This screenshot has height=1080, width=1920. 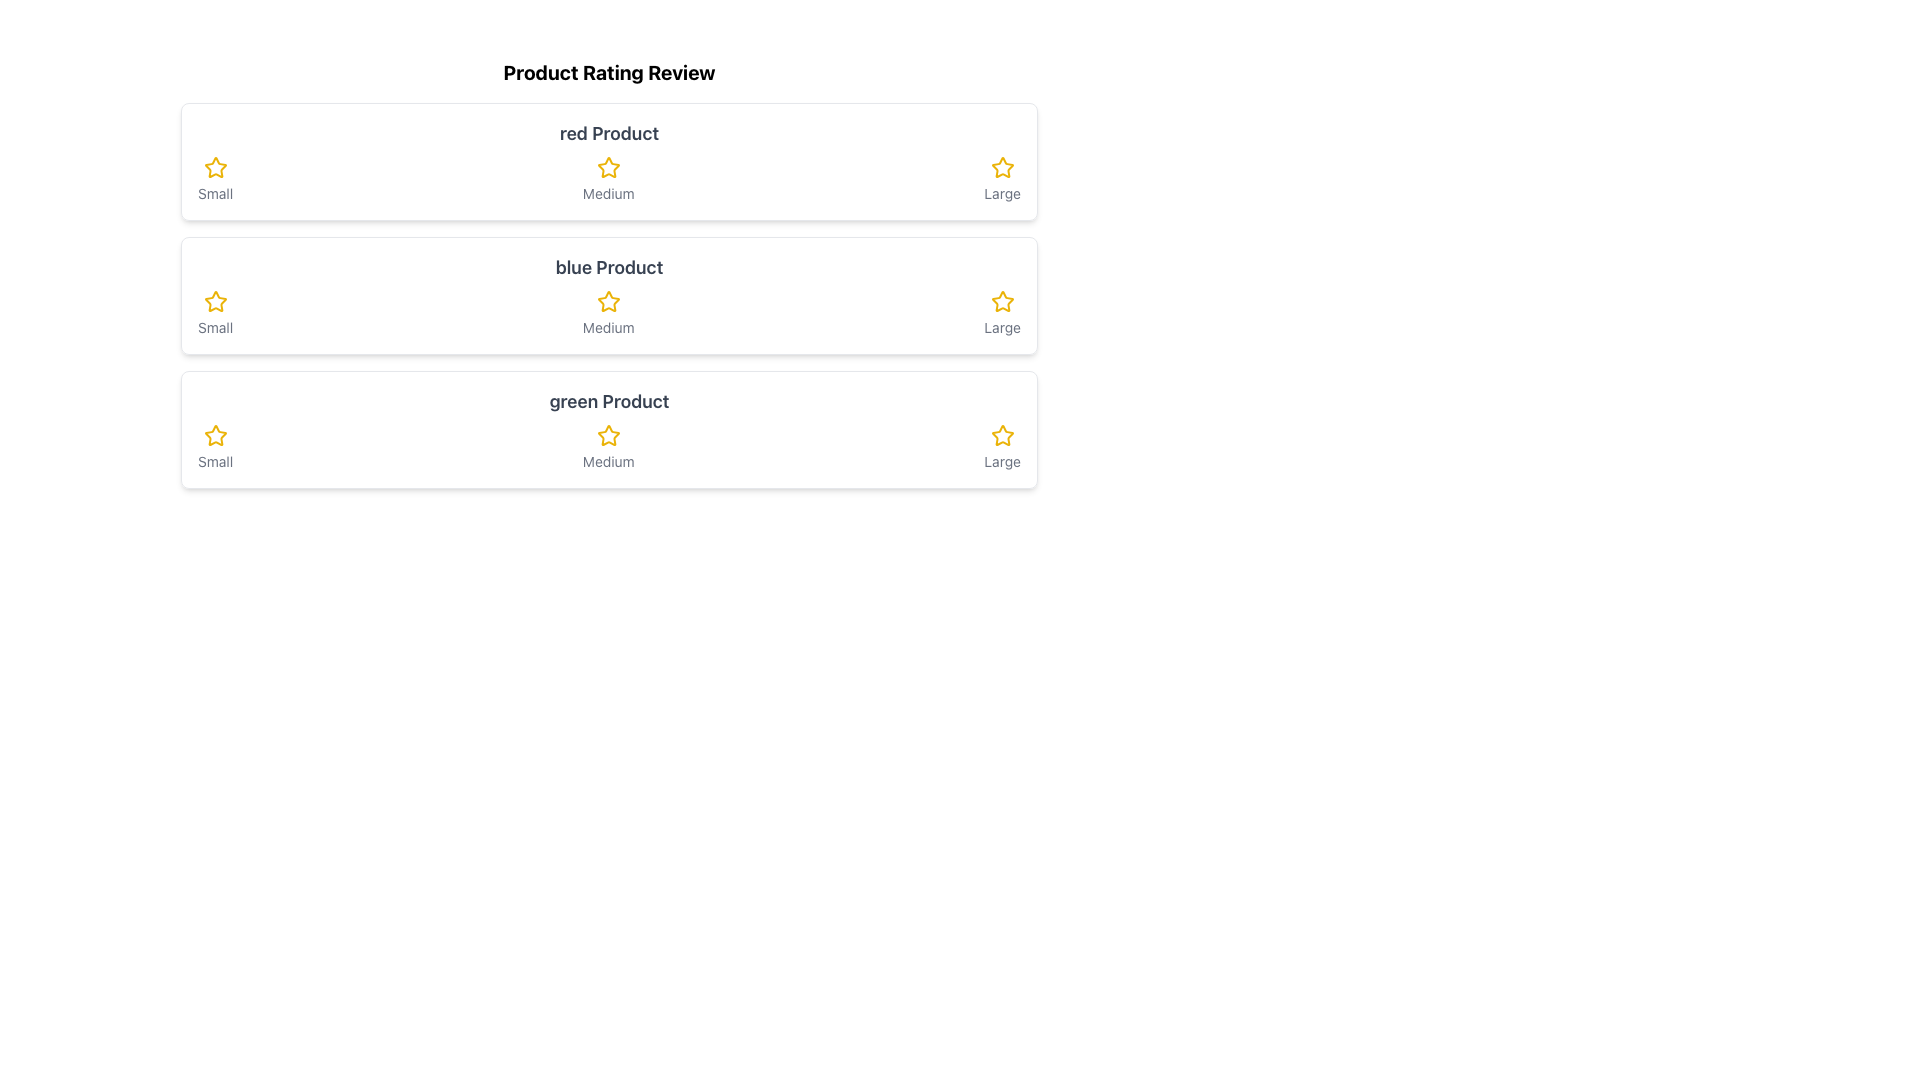 What do you see at coordinates (607, 434) in the screenshot?
I see `the star icon with a yellow outline representing the rating feature in the 'green Product' section under the 'Medium' rating category` at bounding box center [607, 434].